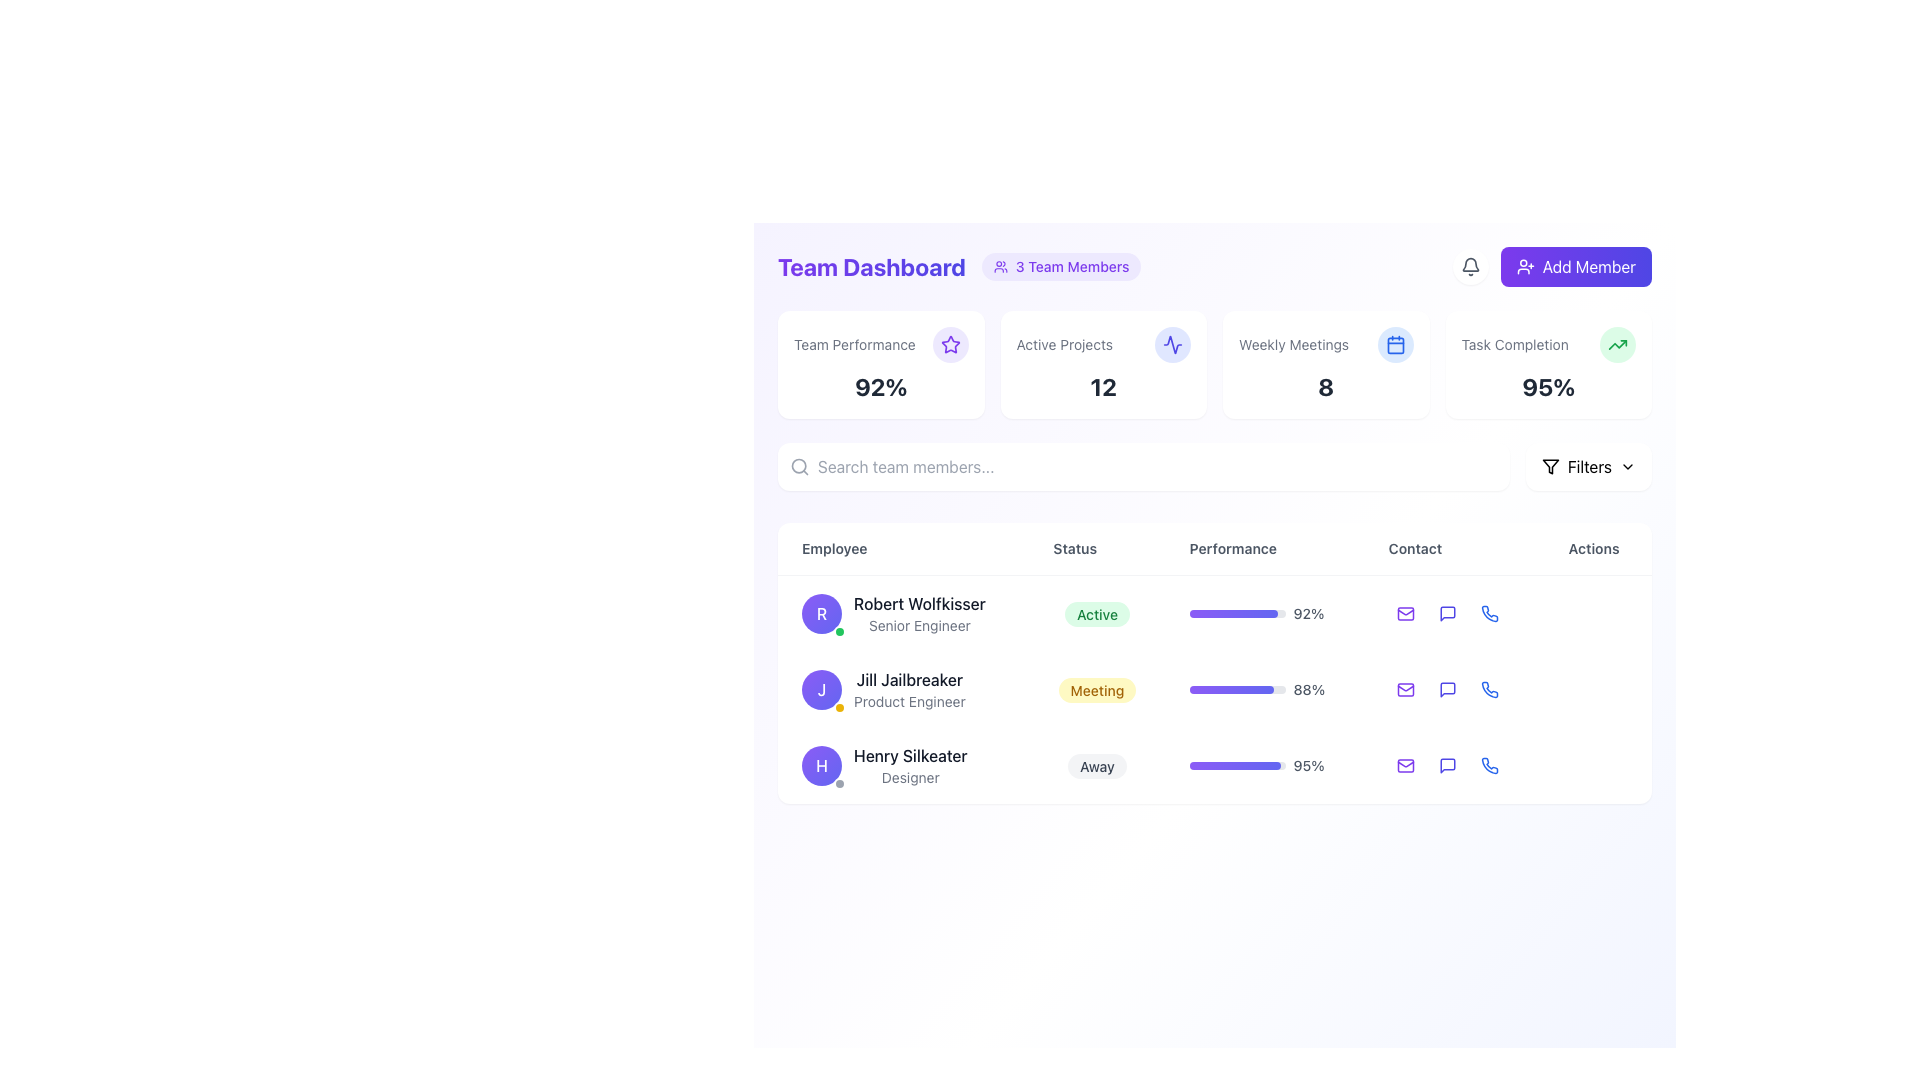 The height and width of the screenshot is (1080, 1920). I want to click on the last column header of the table, which indicates action buttons or options related to the table rows, so click(1597, 549).